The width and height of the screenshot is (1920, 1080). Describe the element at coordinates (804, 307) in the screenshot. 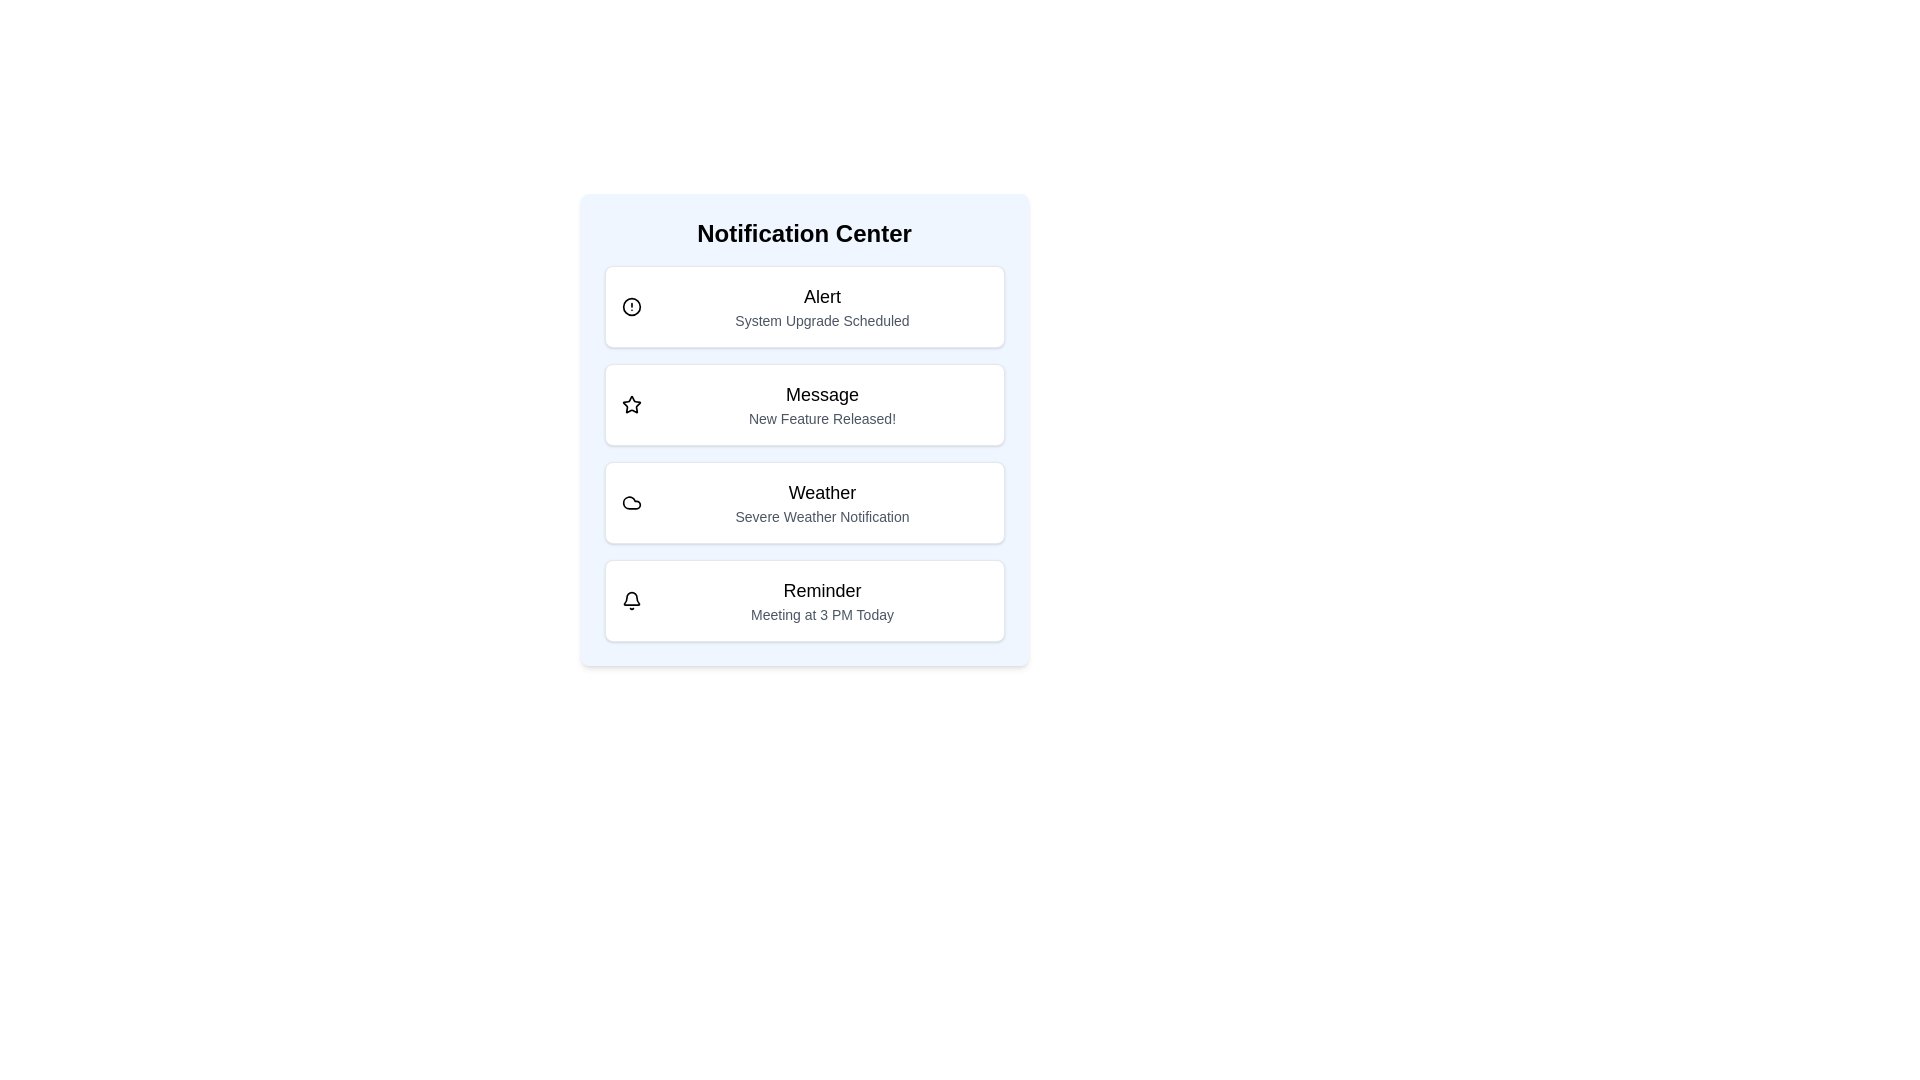

I see `the notification item labeled 'Alert'` at that location.